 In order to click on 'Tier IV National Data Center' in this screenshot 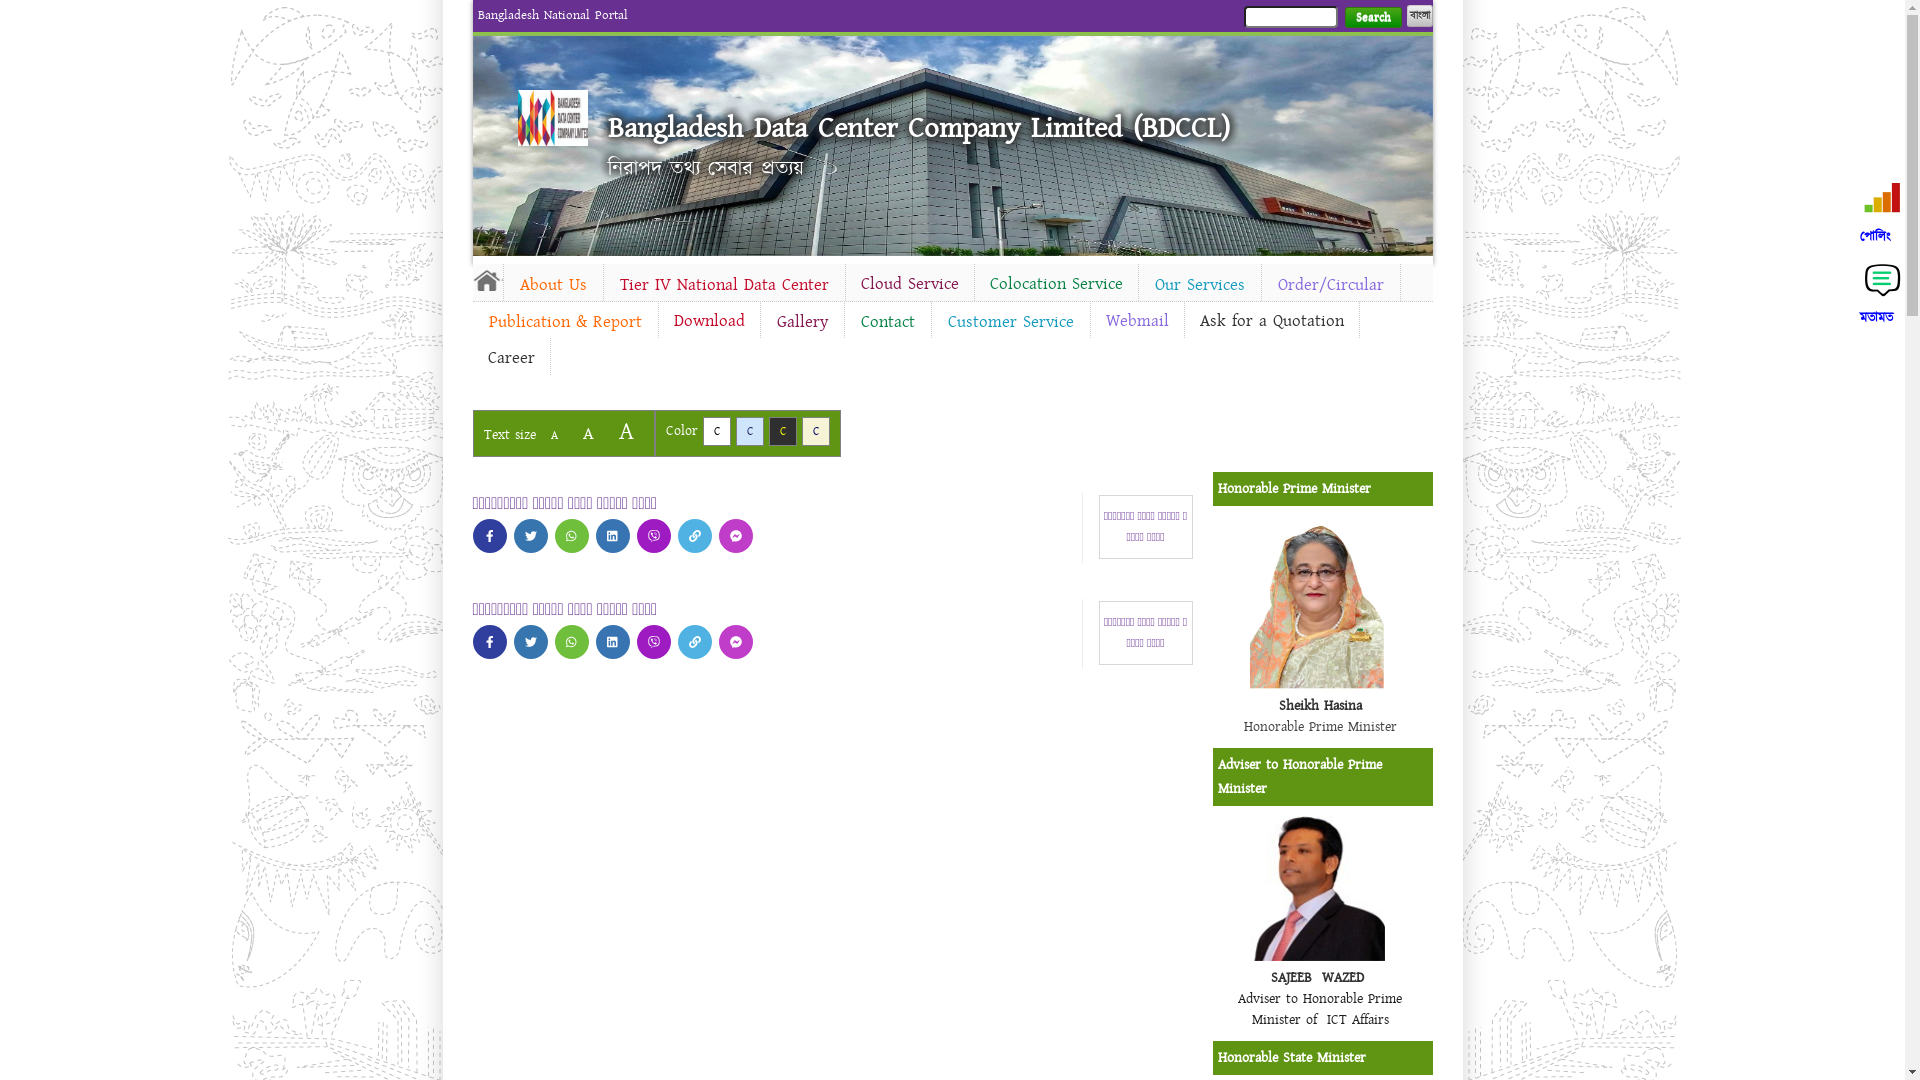, I will do `click(603, 285)`.